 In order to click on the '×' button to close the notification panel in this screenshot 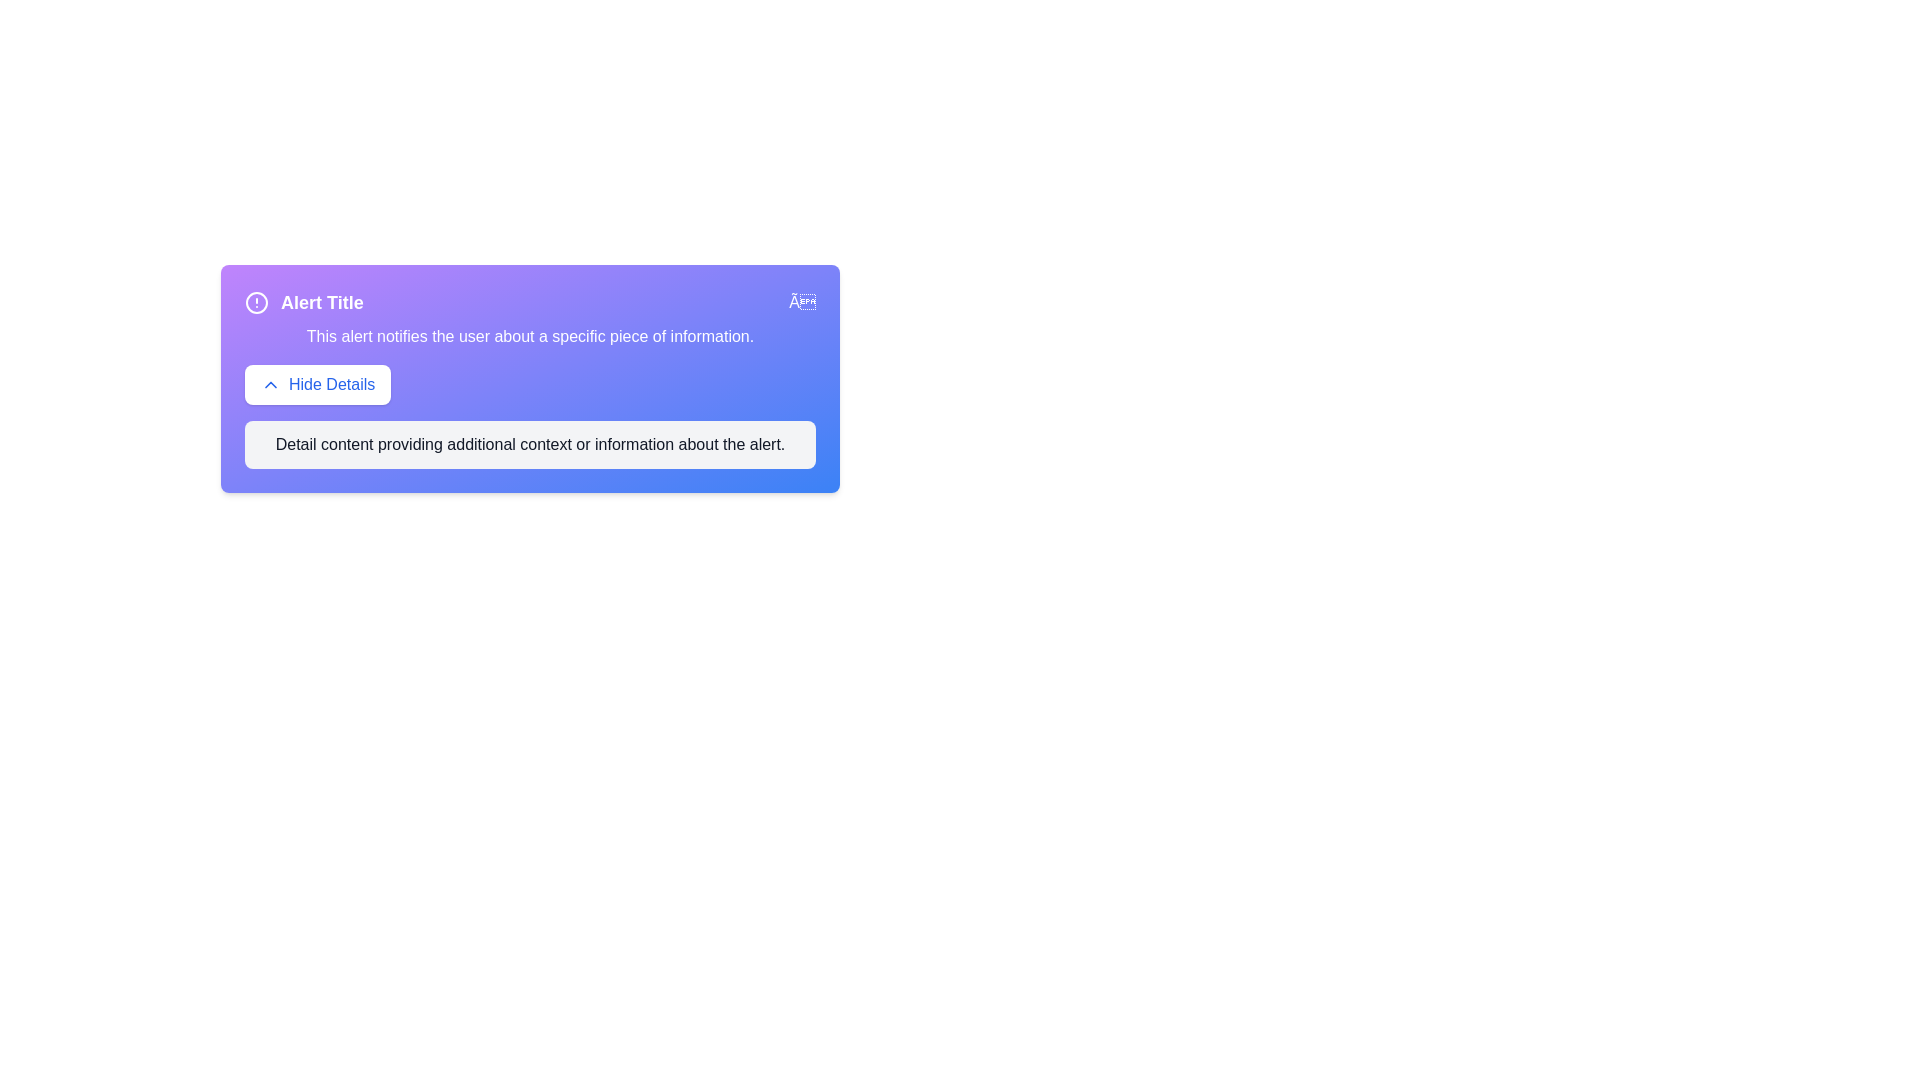, I will do `click(801, 303)`.